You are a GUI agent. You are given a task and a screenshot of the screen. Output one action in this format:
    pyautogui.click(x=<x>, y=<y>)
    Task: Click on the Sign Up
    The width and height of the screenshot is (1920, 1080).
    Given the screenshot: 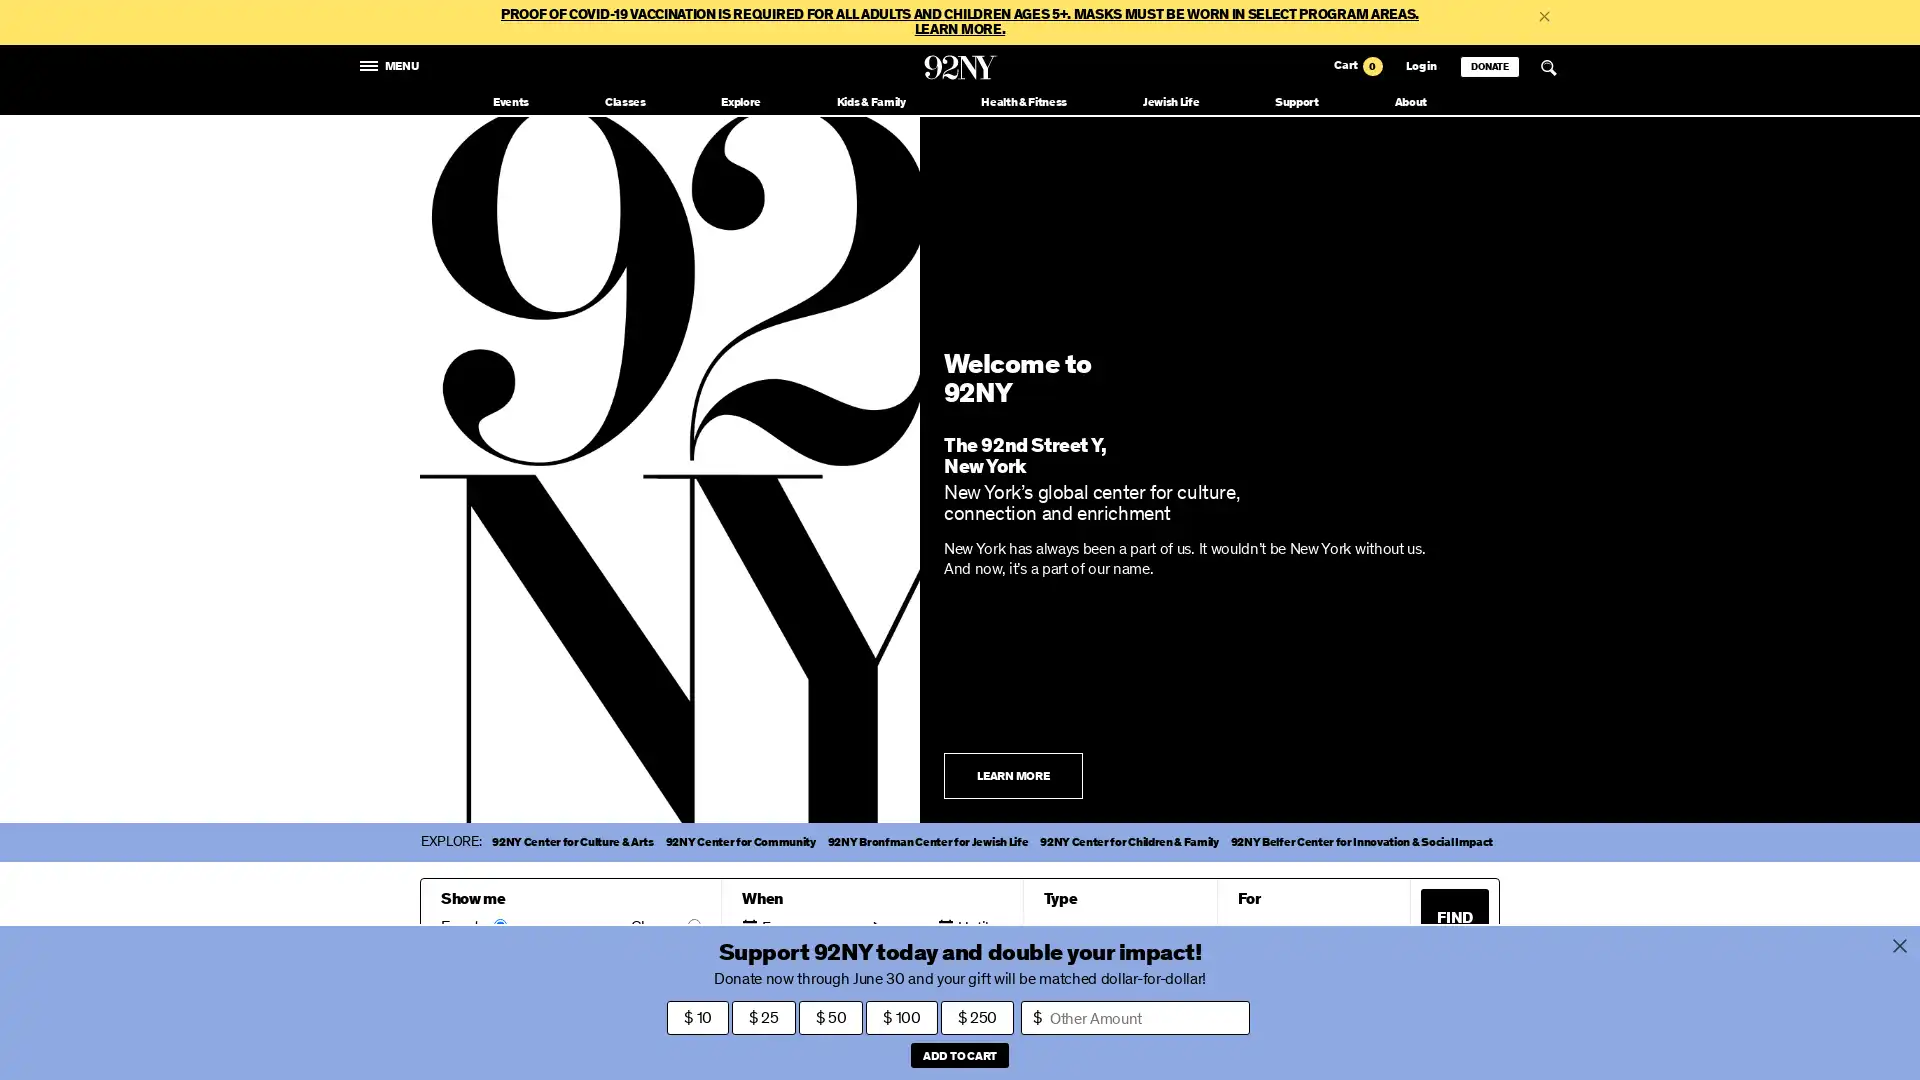 What is the action you would take?
    pyautogui.click(x=1261, y=1034)
    